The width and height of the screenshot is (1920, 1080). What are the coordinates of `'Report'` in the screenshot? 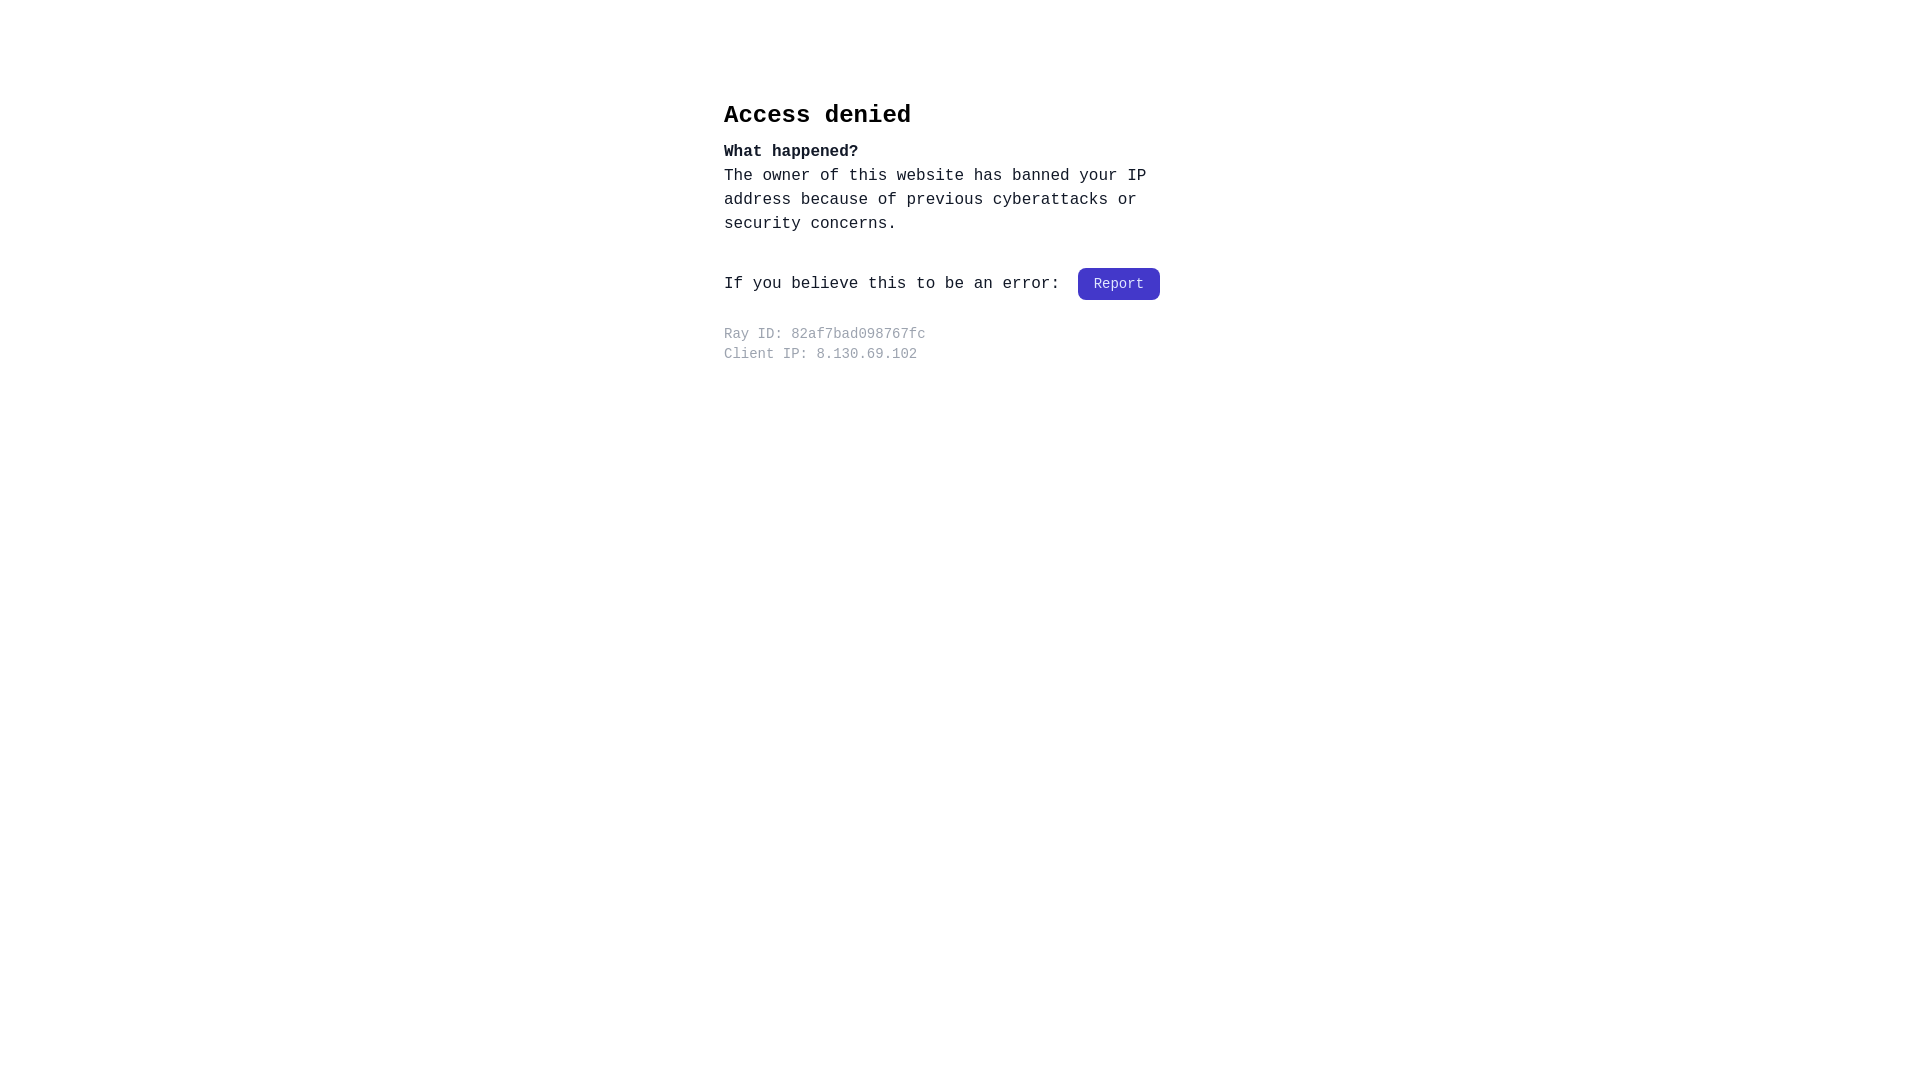 It's located at (1117, 284).